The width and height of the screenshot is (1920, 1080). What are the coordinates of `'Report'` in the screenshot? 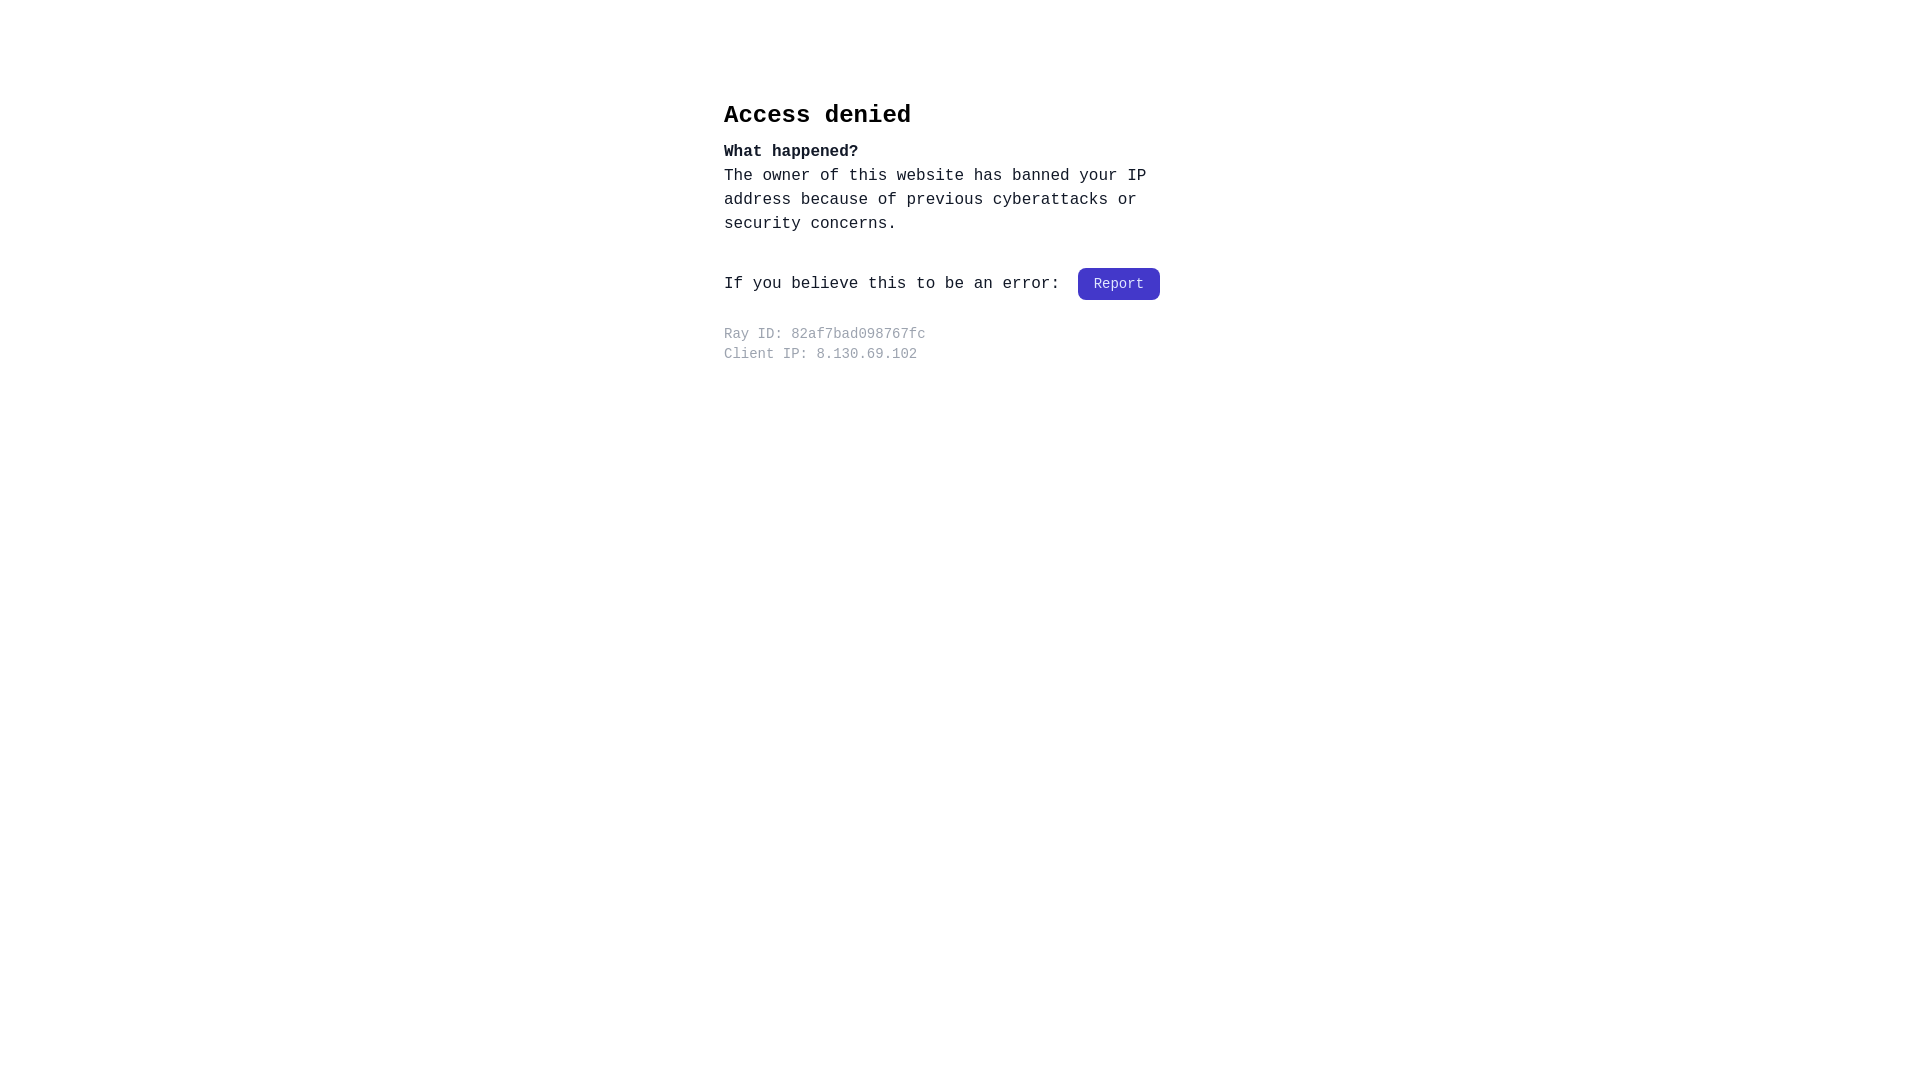 It's located at (1117, 284).